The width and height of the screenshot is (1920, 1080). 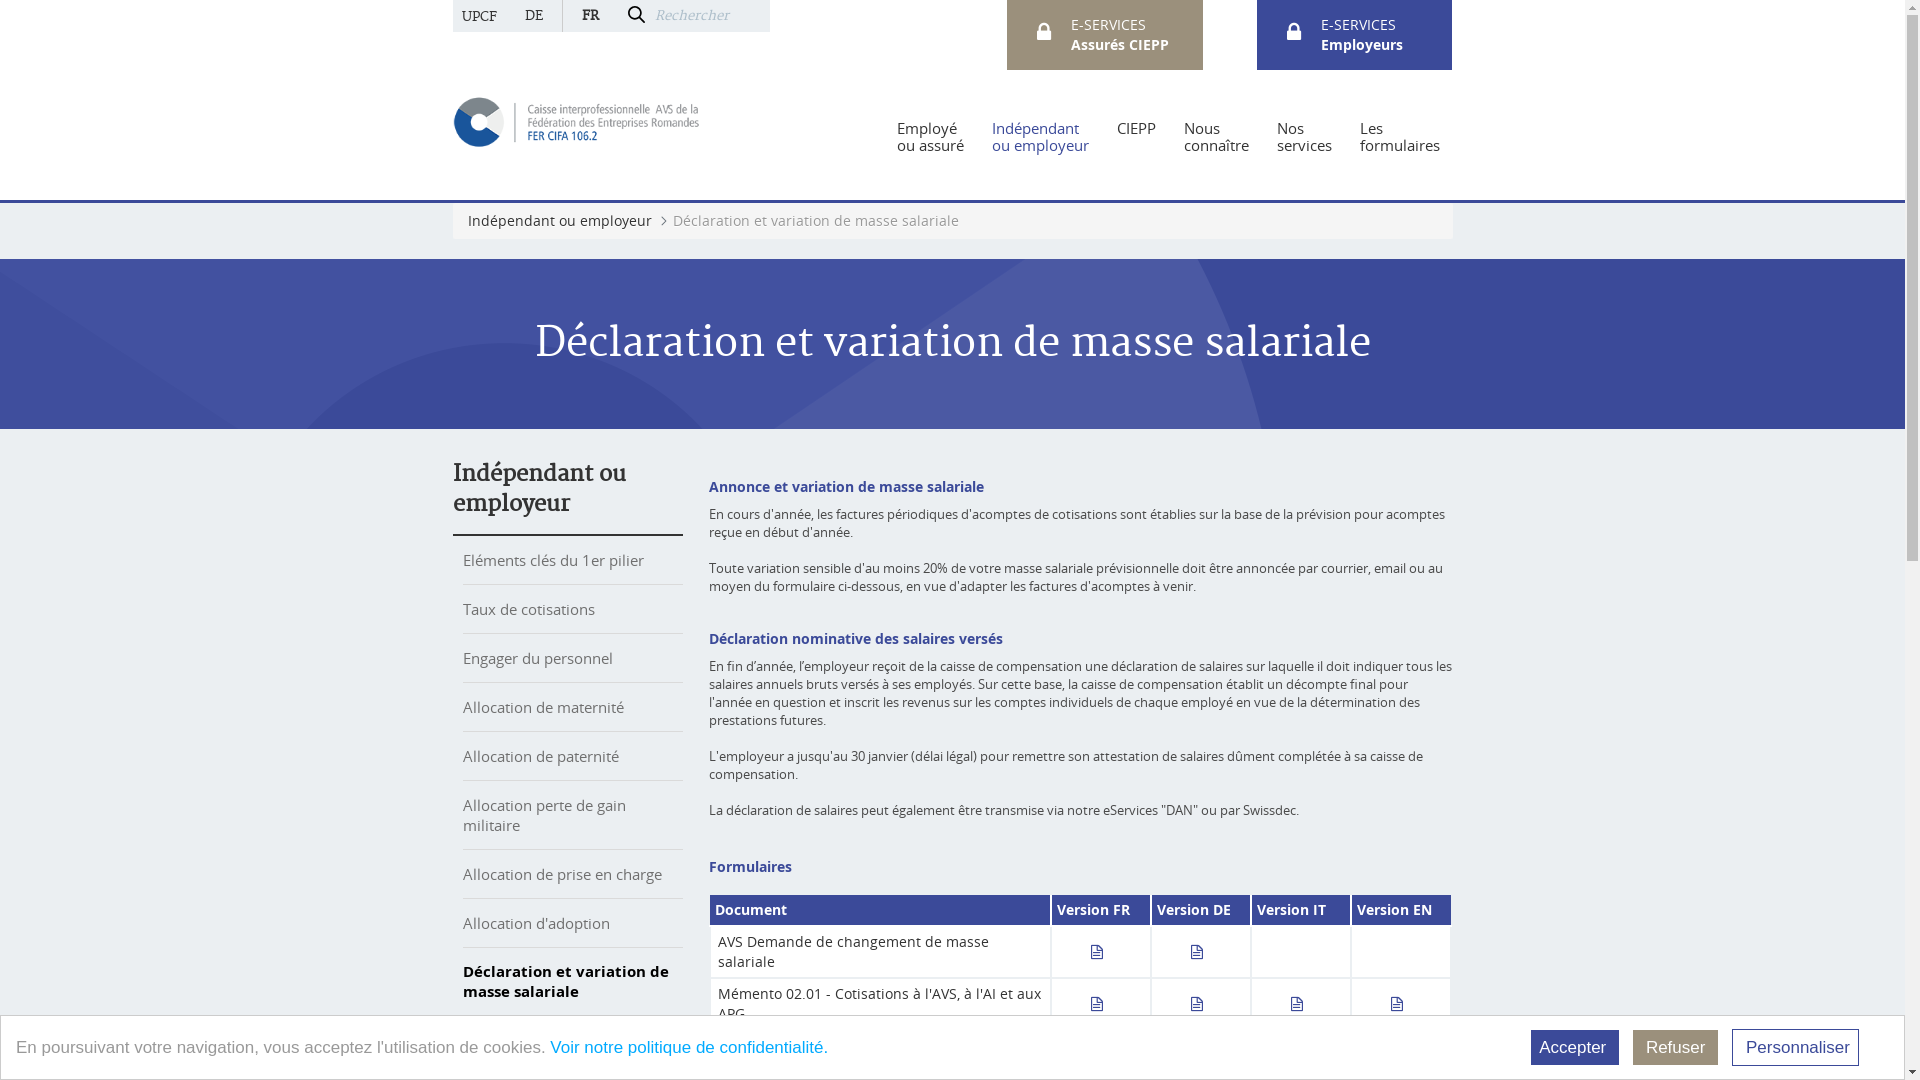 What do you see at coordinates (1304, 136) in the screenshot?
I see `'Nos` at bounding box center [1304, 136].